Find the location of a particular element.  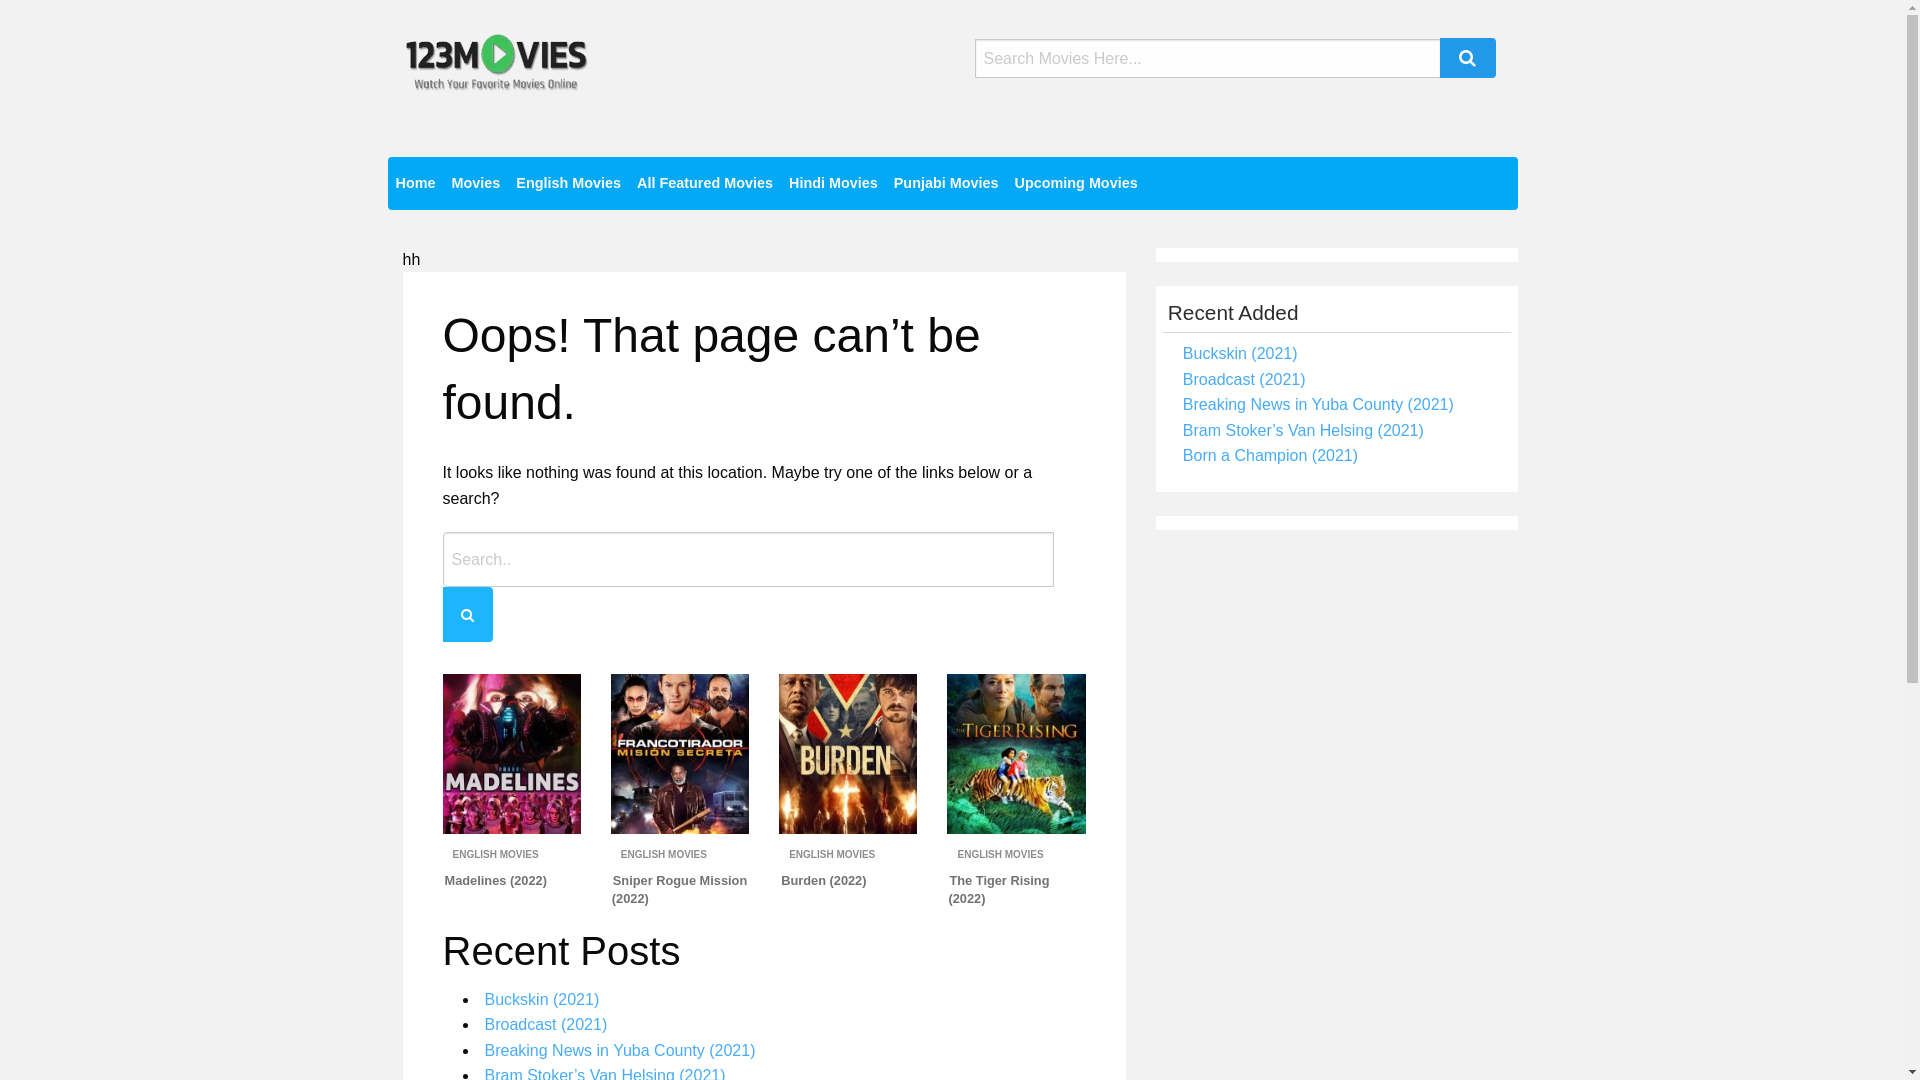

'Home' is located at coordinates (415, 183).